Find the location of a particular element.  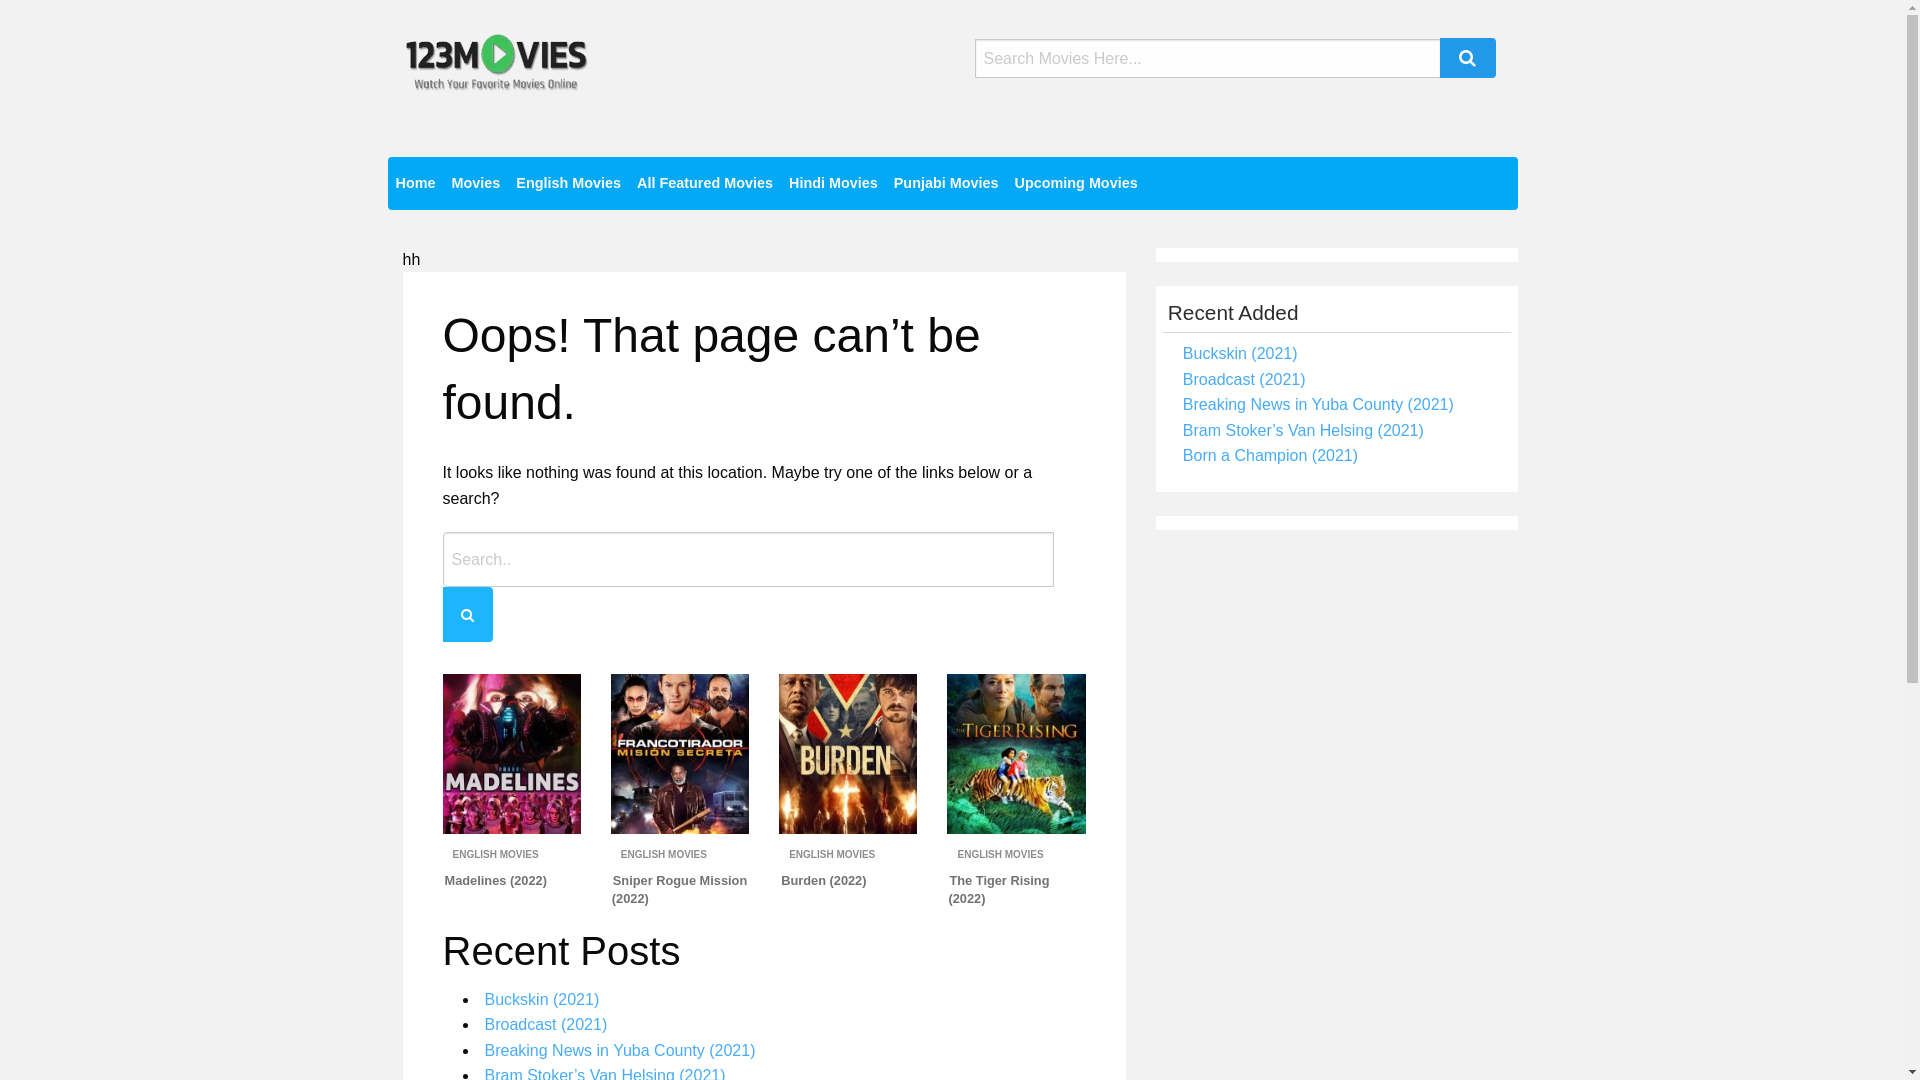

'Home' is located at coordinates (415, 183).